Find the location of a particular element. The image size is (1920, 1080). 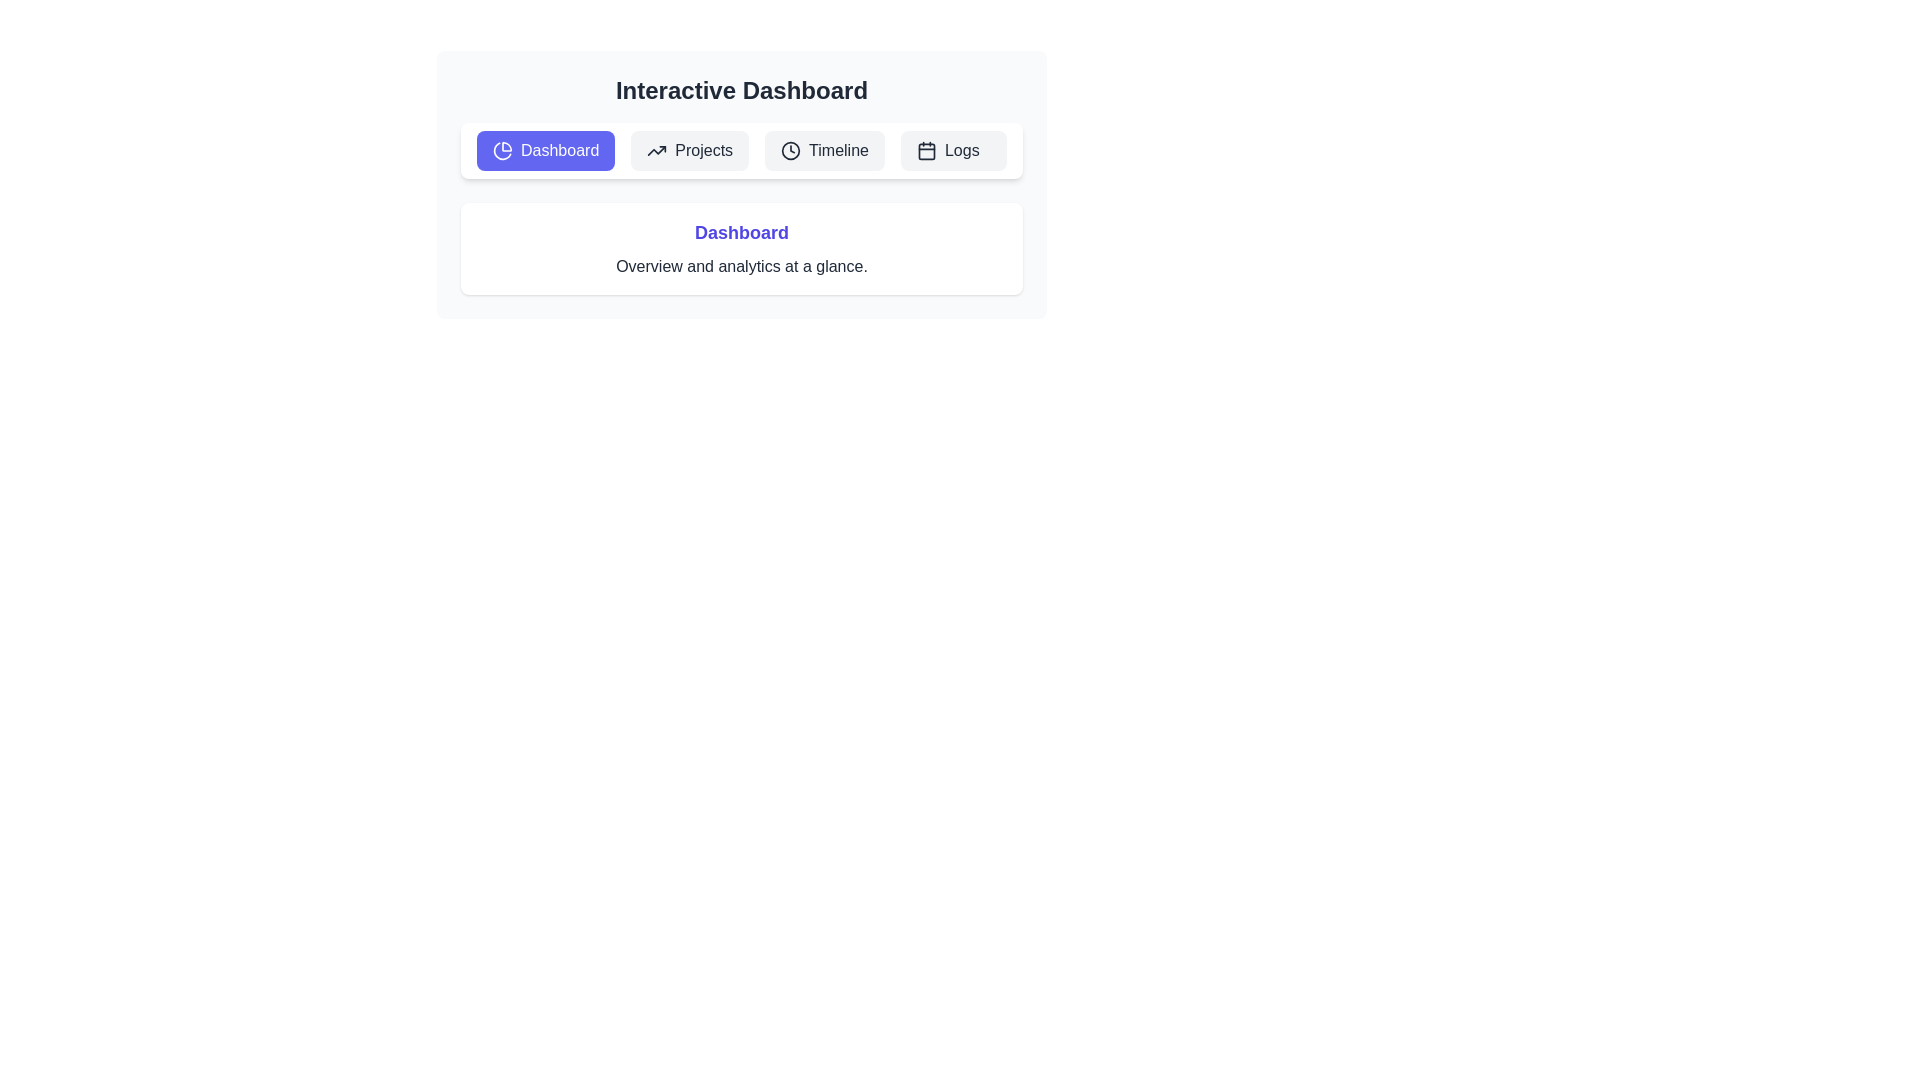

the 'Dashboard' button, which is the leftmost button in the horizontal menu is located at coordinates (503, 149).